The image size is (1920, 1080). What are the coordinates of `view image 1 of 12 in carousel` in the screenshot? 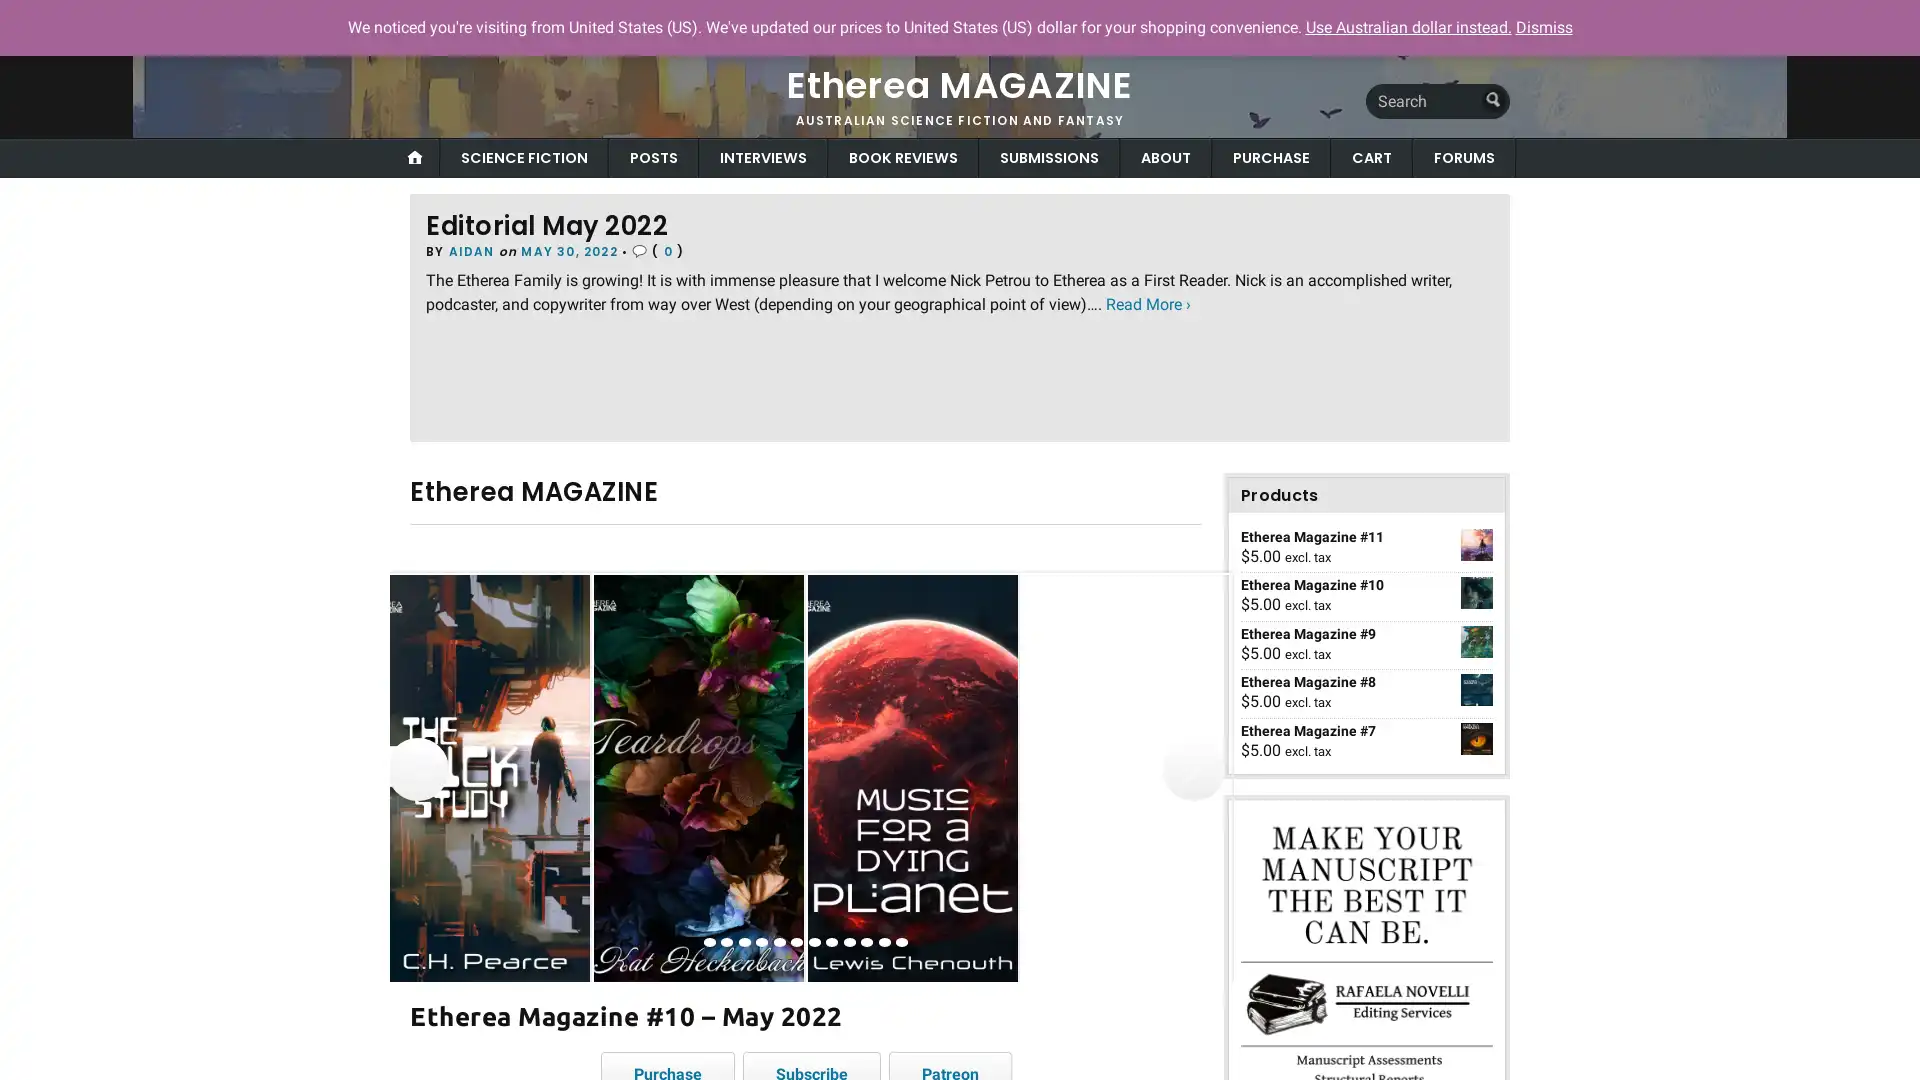 It's located at (709, 941).